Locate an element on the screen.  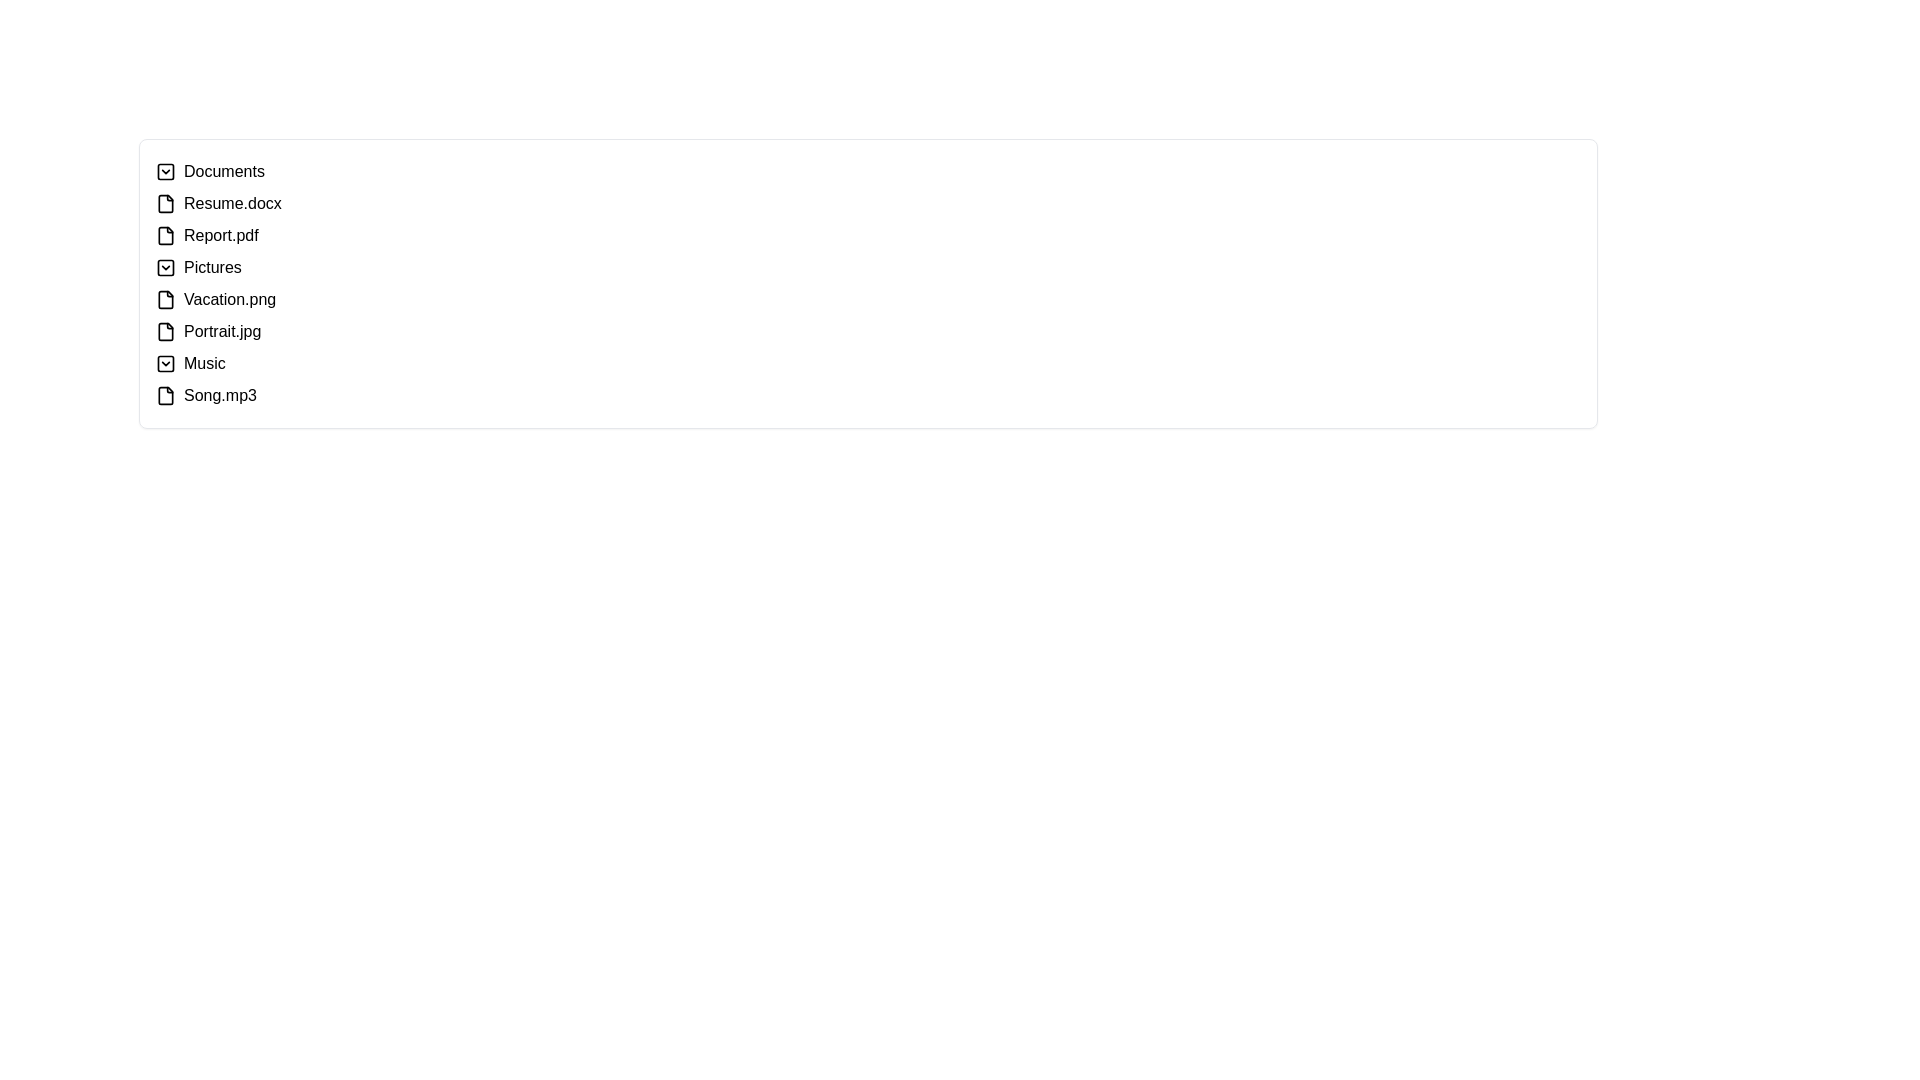
the 'Pictures' text label in the vertical menu is located at coordinates (212, 266).